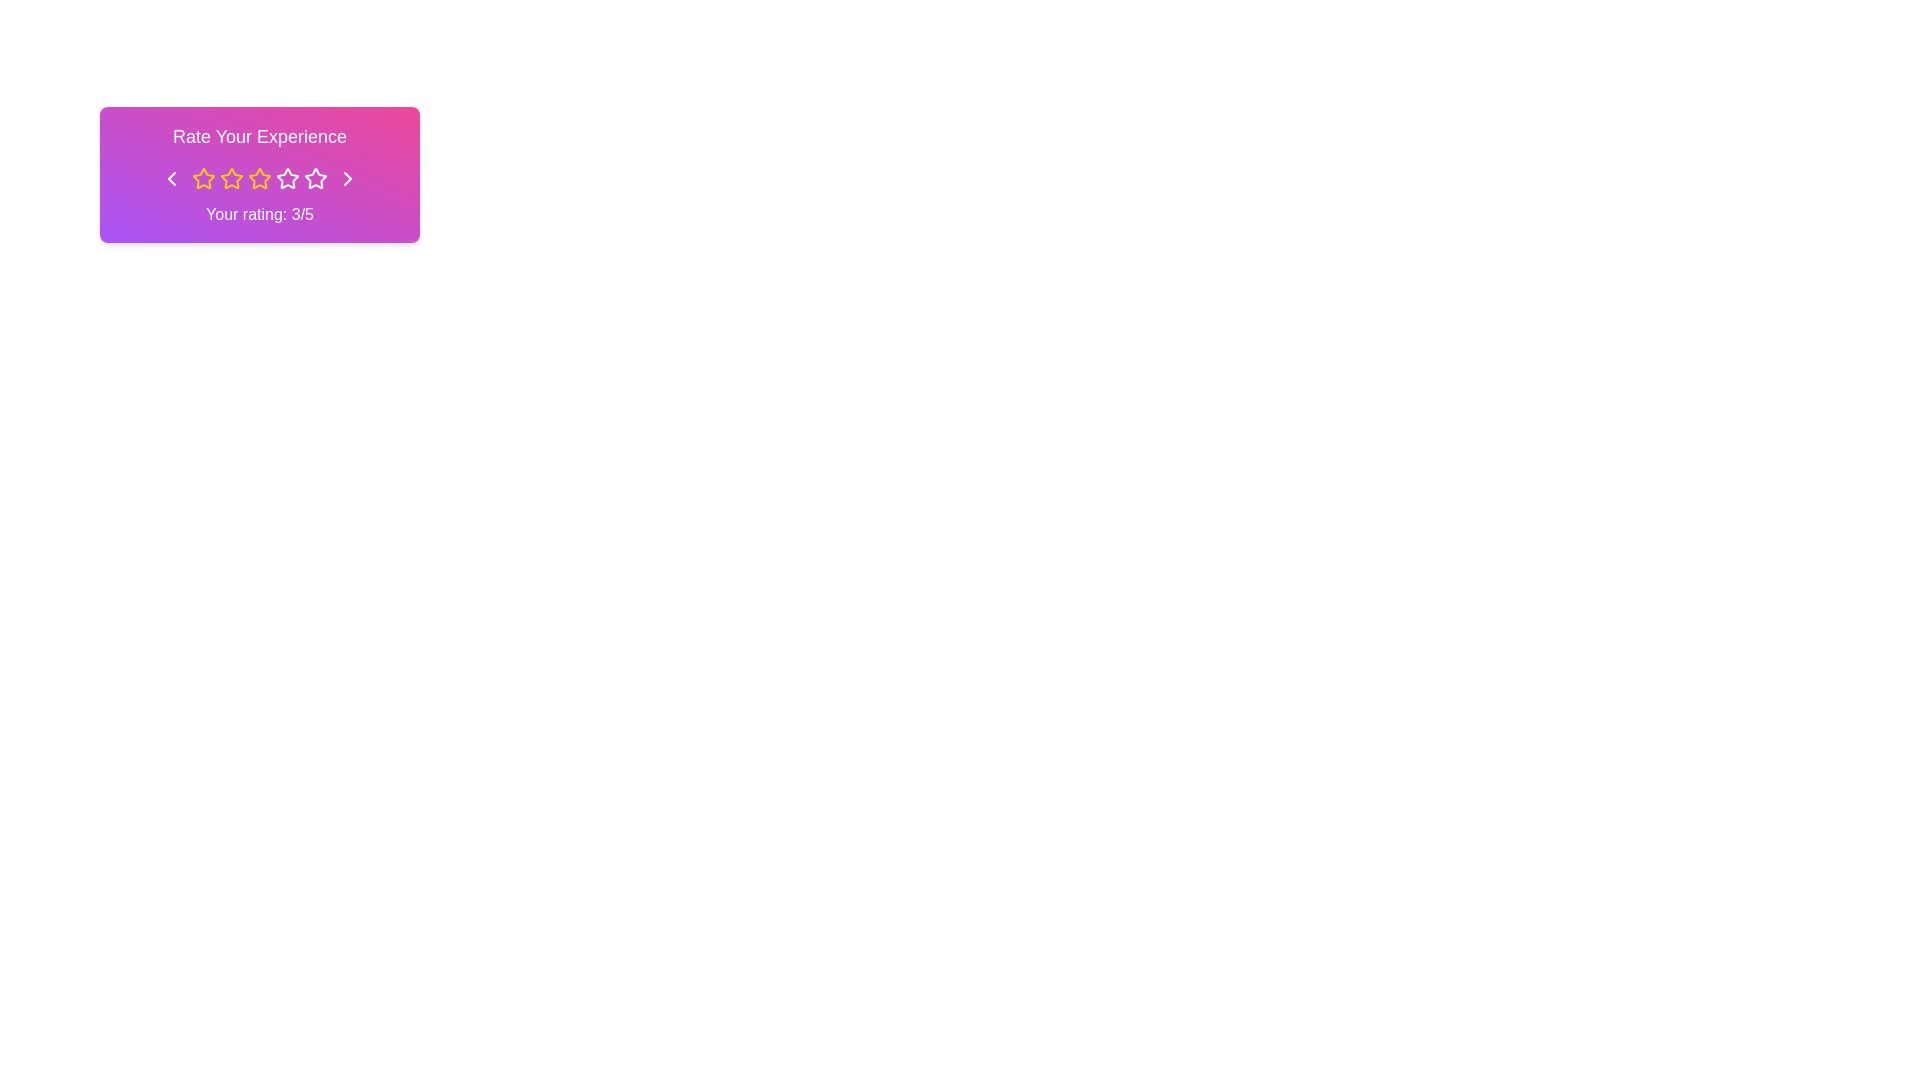  Describe the element at coordinates (258, 177) in the screenshot. I see `the third yellow star icon in the rating system` at that location.